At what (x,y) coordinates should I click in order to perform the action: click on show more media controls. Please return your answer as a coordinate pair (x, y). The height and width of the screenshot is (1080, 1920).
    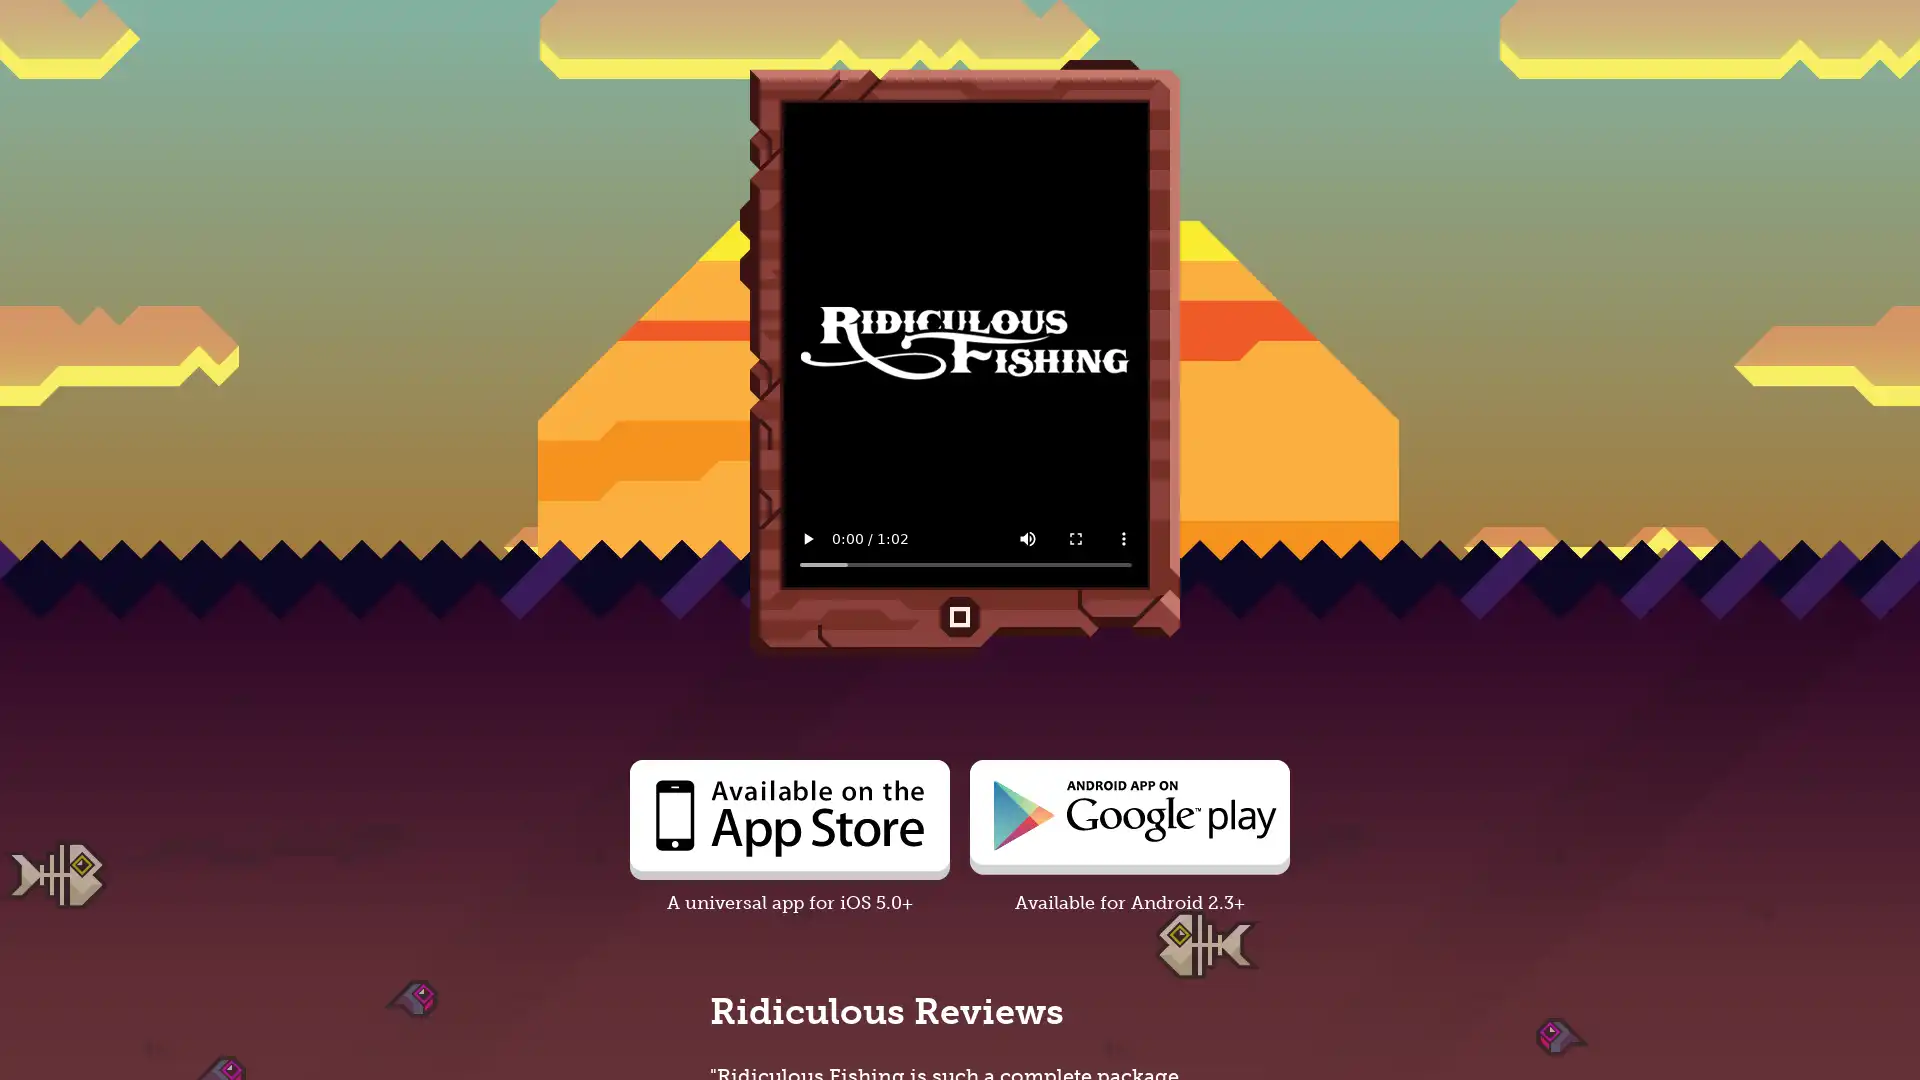
    Looking at the image, I should click on (1123, 538).